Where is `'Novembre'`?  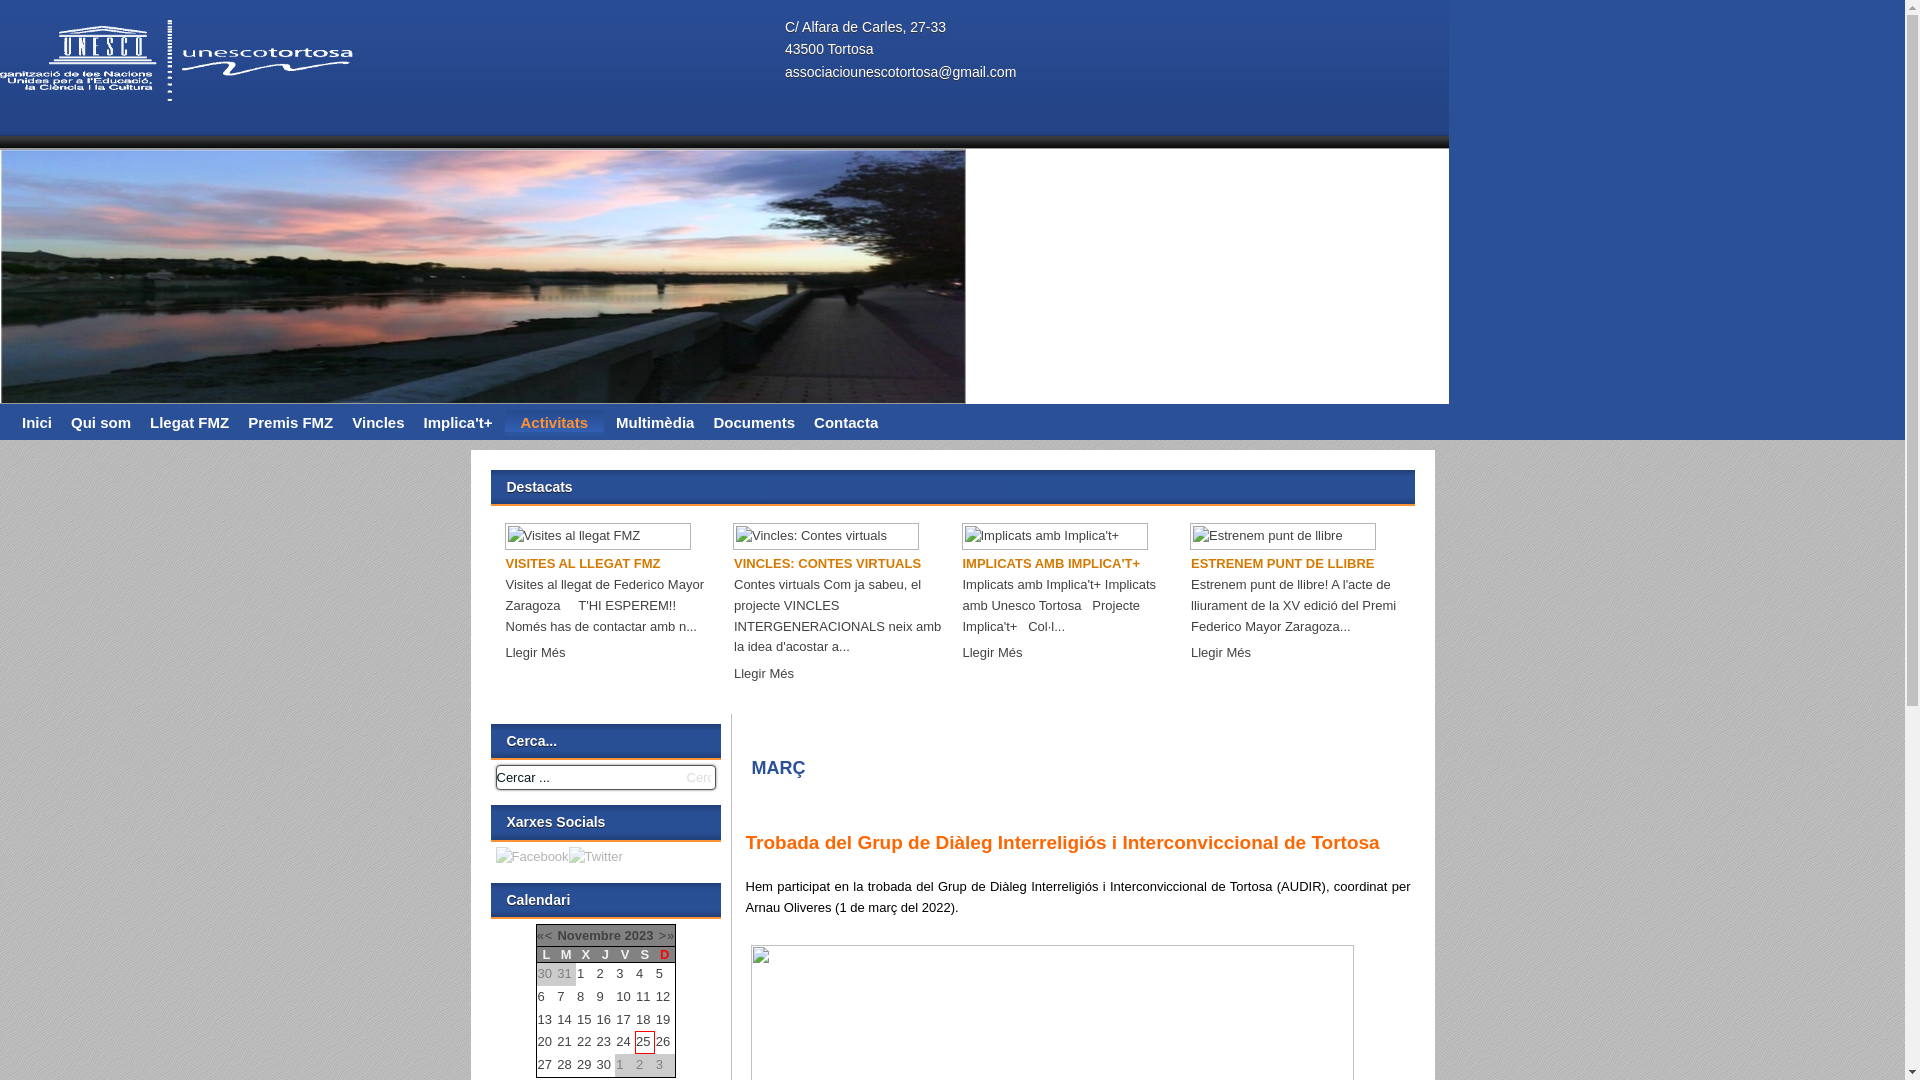
'Novembre' is located at coordinates (588, 935).